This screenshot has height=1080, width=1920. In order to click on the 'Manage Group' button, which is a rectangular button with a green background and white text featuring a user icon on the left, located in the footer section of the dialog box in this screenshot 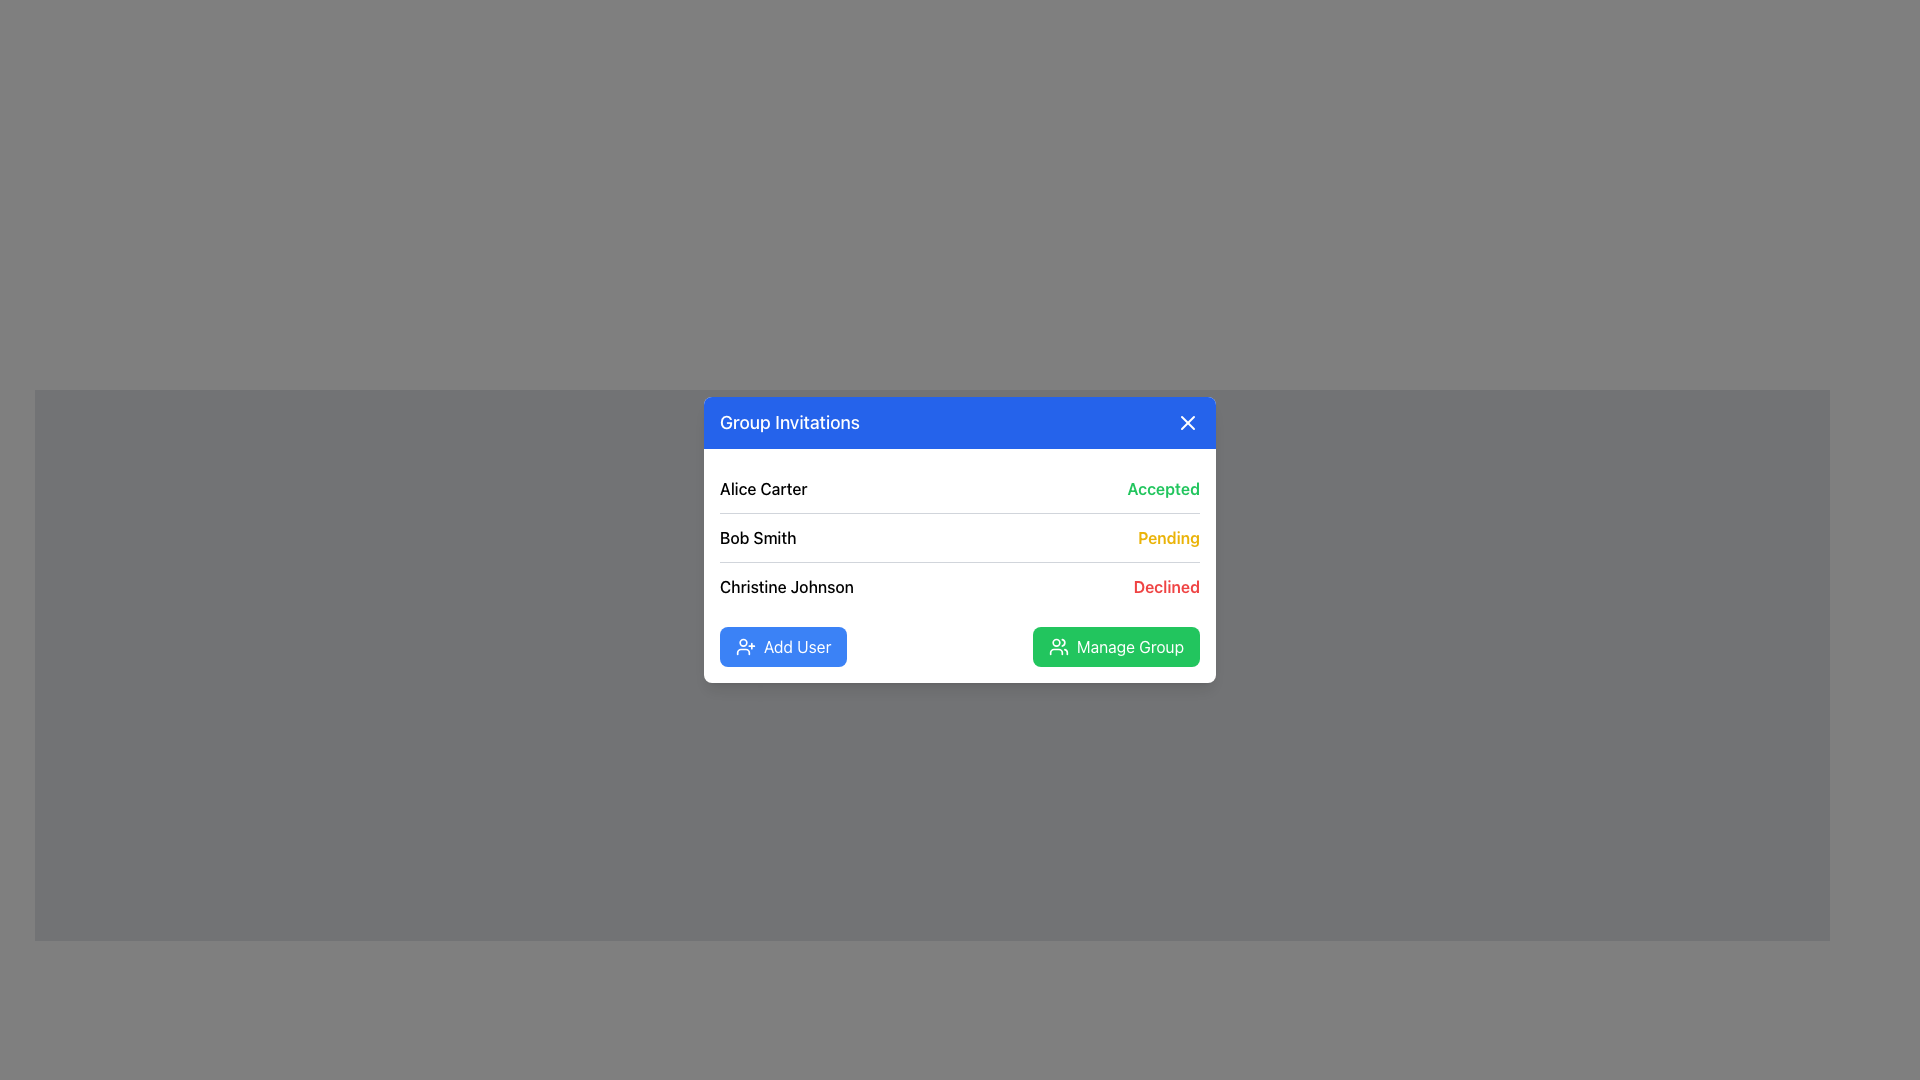, I will do `click(1115, 647)`.